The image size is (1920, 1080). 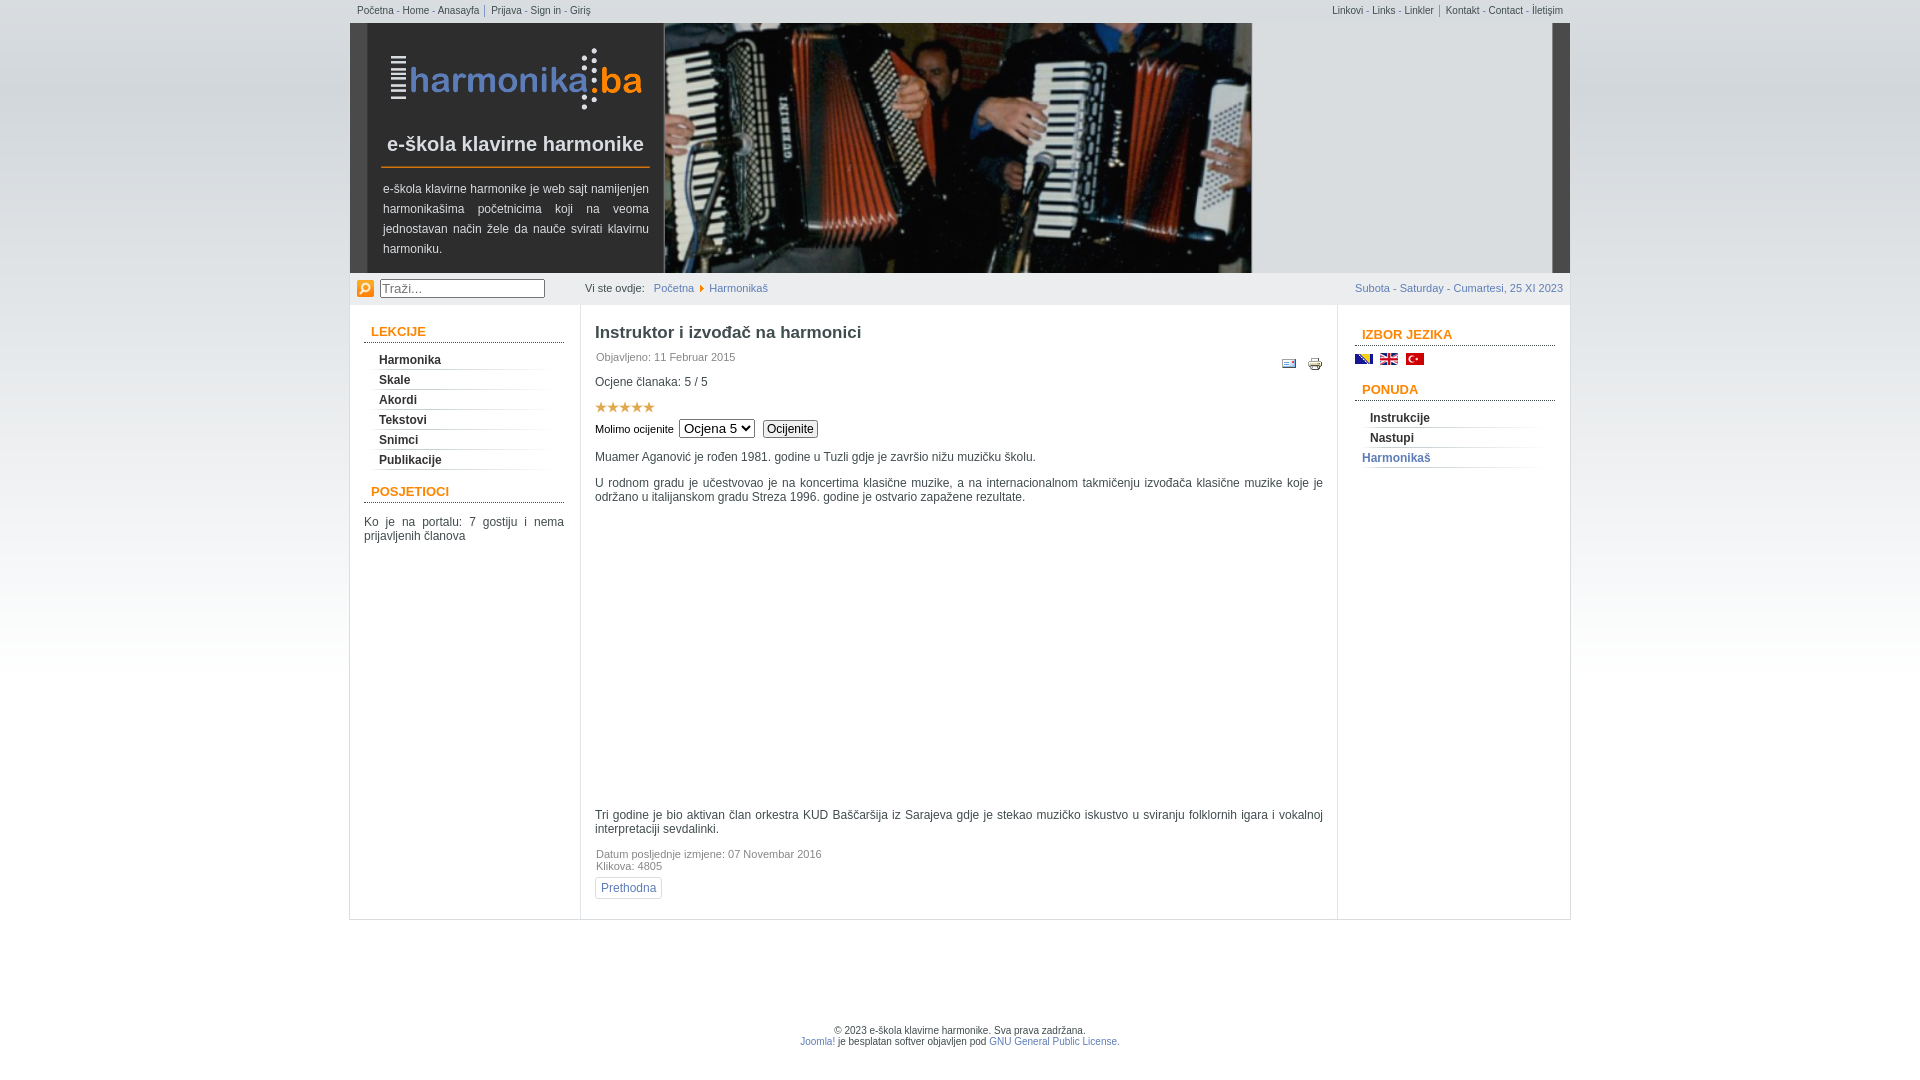 What do you see at coordinates (1387, 357) in the screenshot?
I see `'English (UK)'` at bounding box center [1387, 357].